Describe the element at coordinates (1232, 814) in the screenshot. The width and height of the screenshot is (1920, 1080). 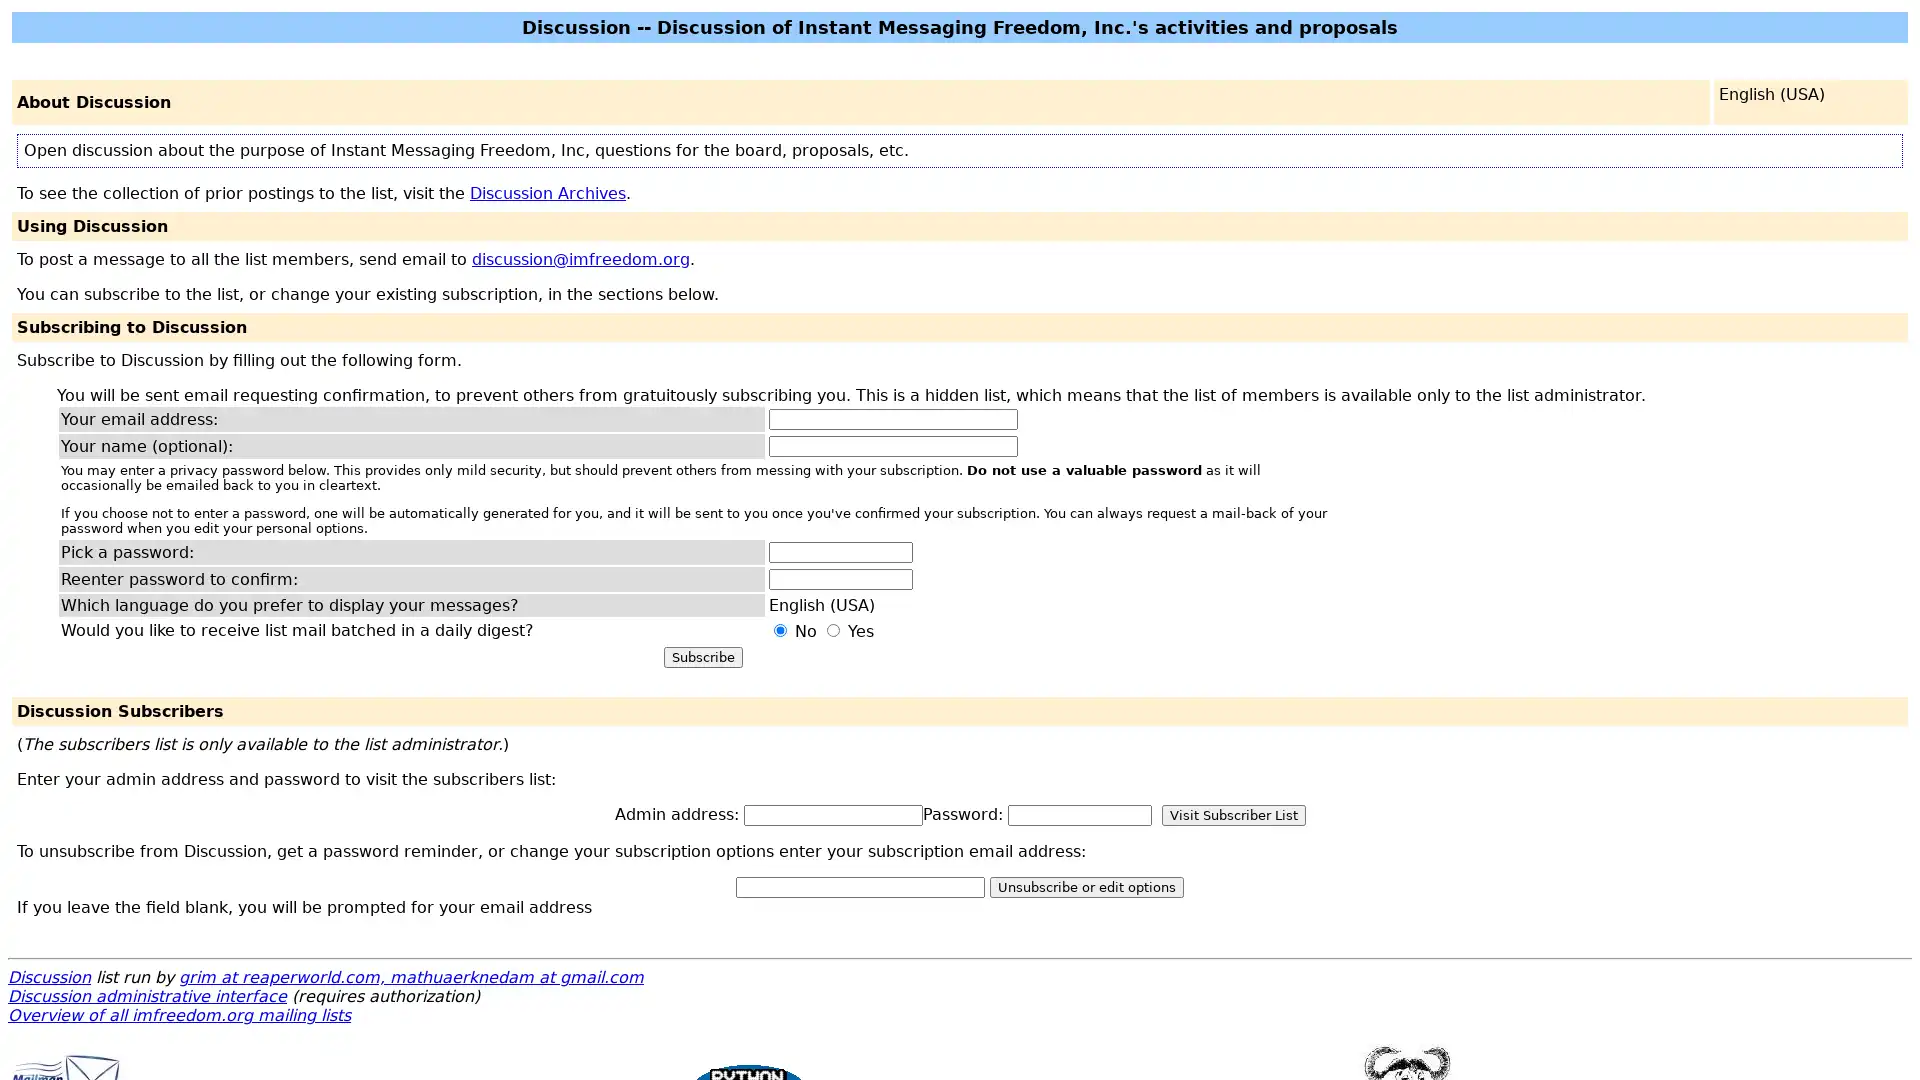
I see `Visit Subscriber List` at that location.